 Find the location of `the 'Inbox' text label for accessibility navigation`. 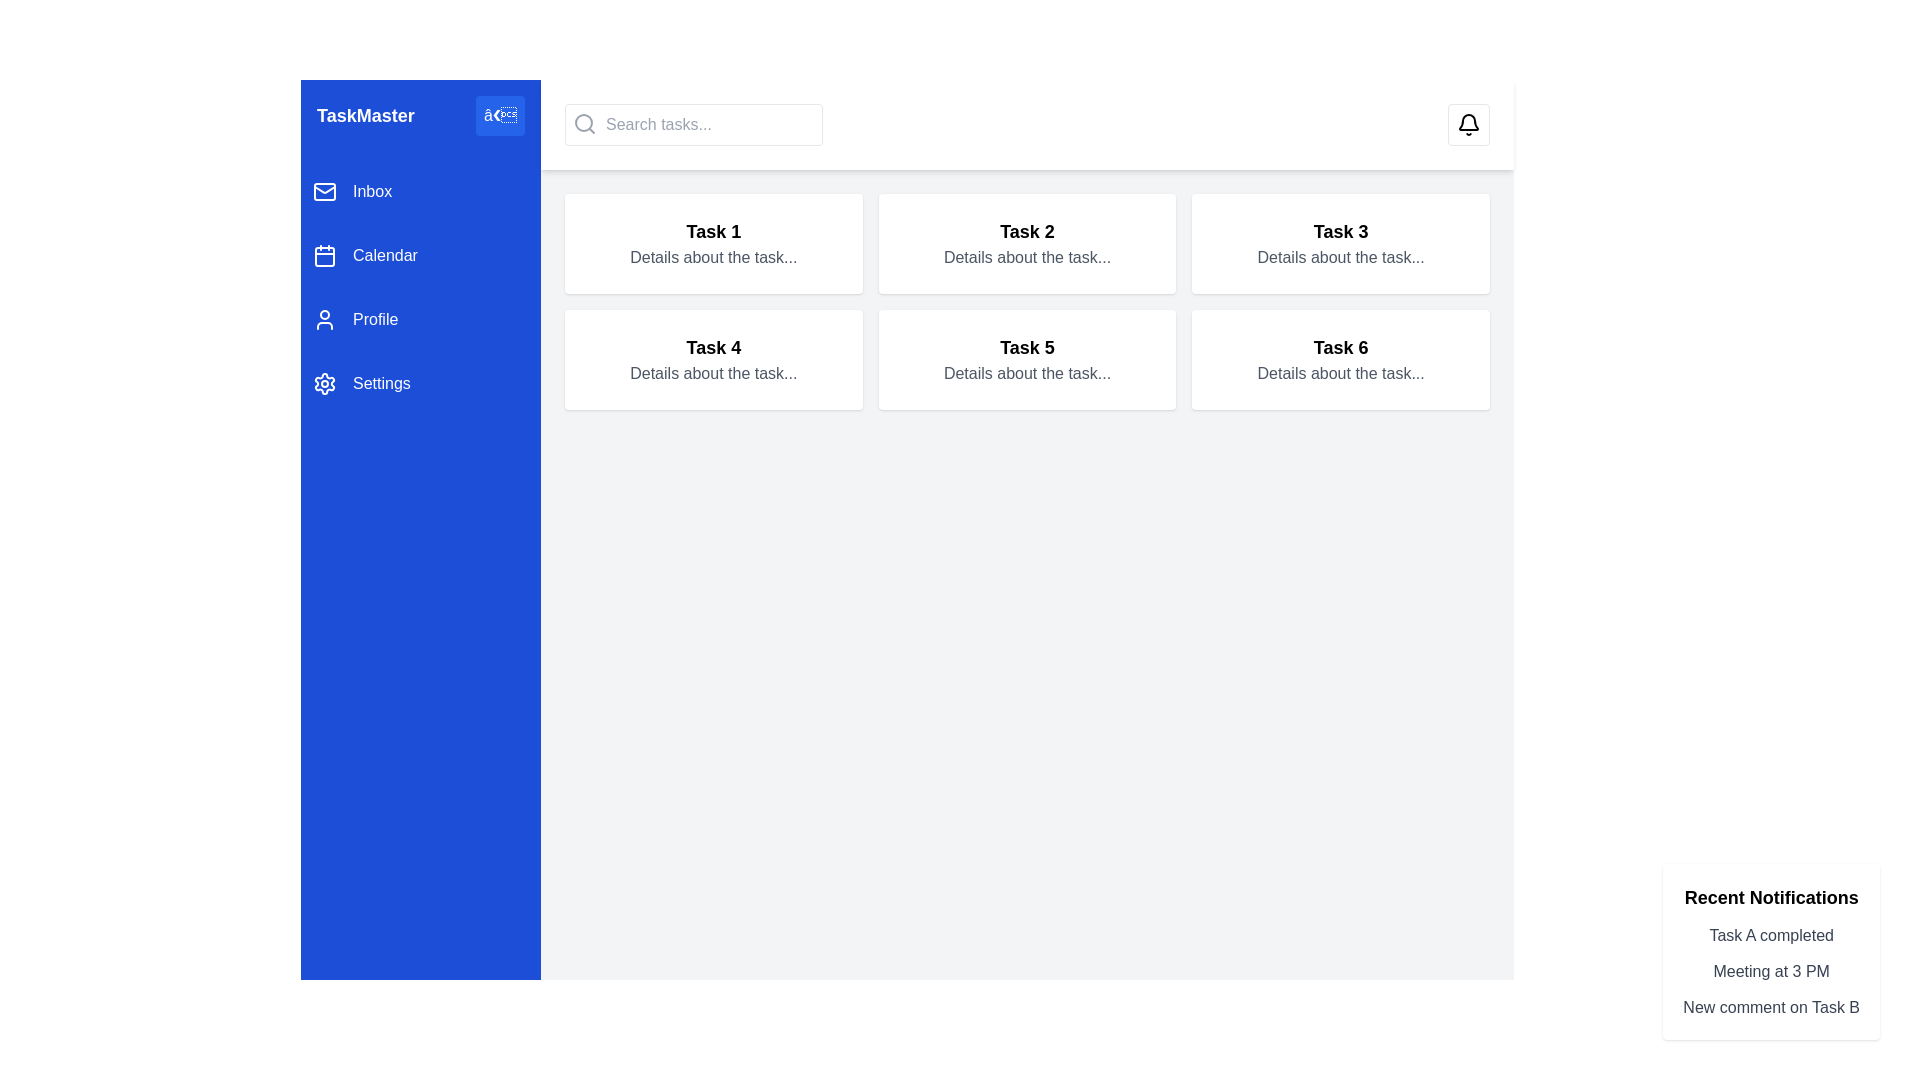

the 'Inbox' text label for accessibility navigation is located at coordinates (372, 192).